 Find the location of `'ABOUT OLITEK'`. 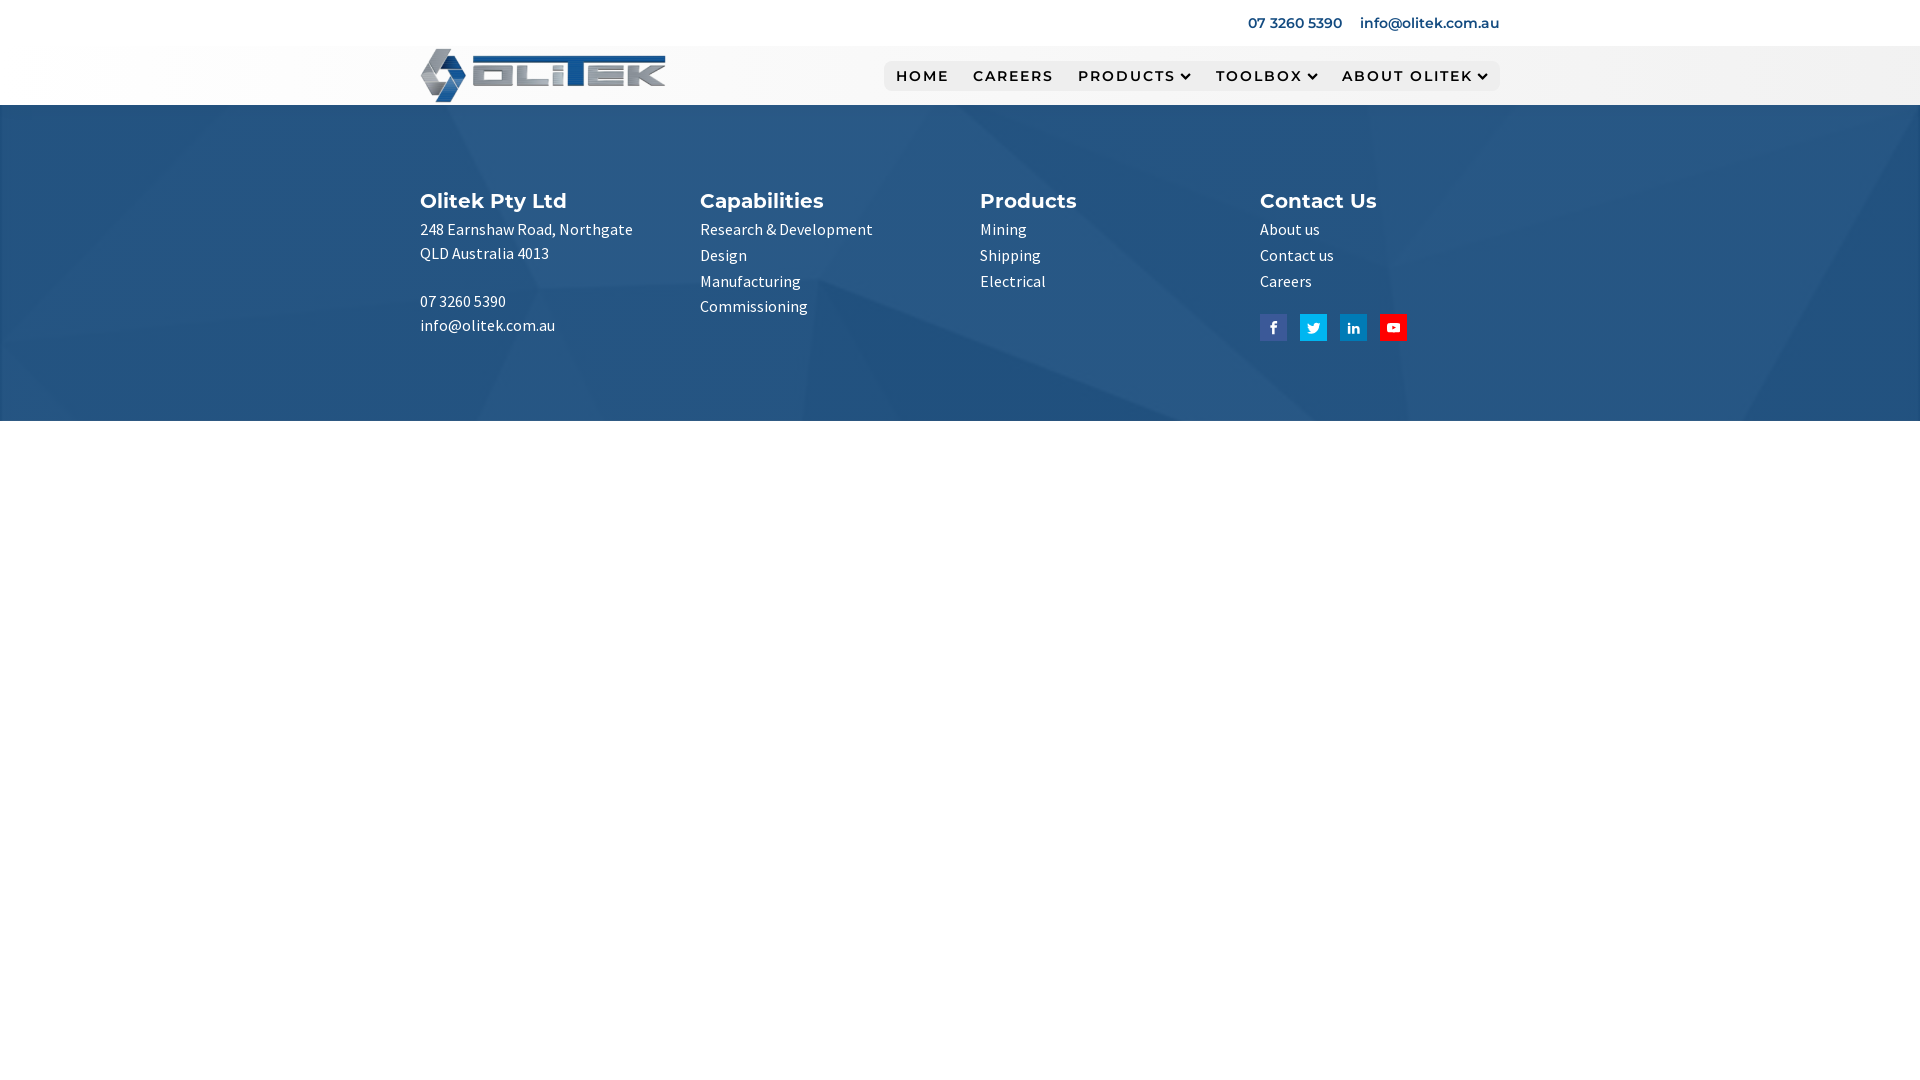

'ABOUT OLITEK' is located at coordinates (1414, 75).